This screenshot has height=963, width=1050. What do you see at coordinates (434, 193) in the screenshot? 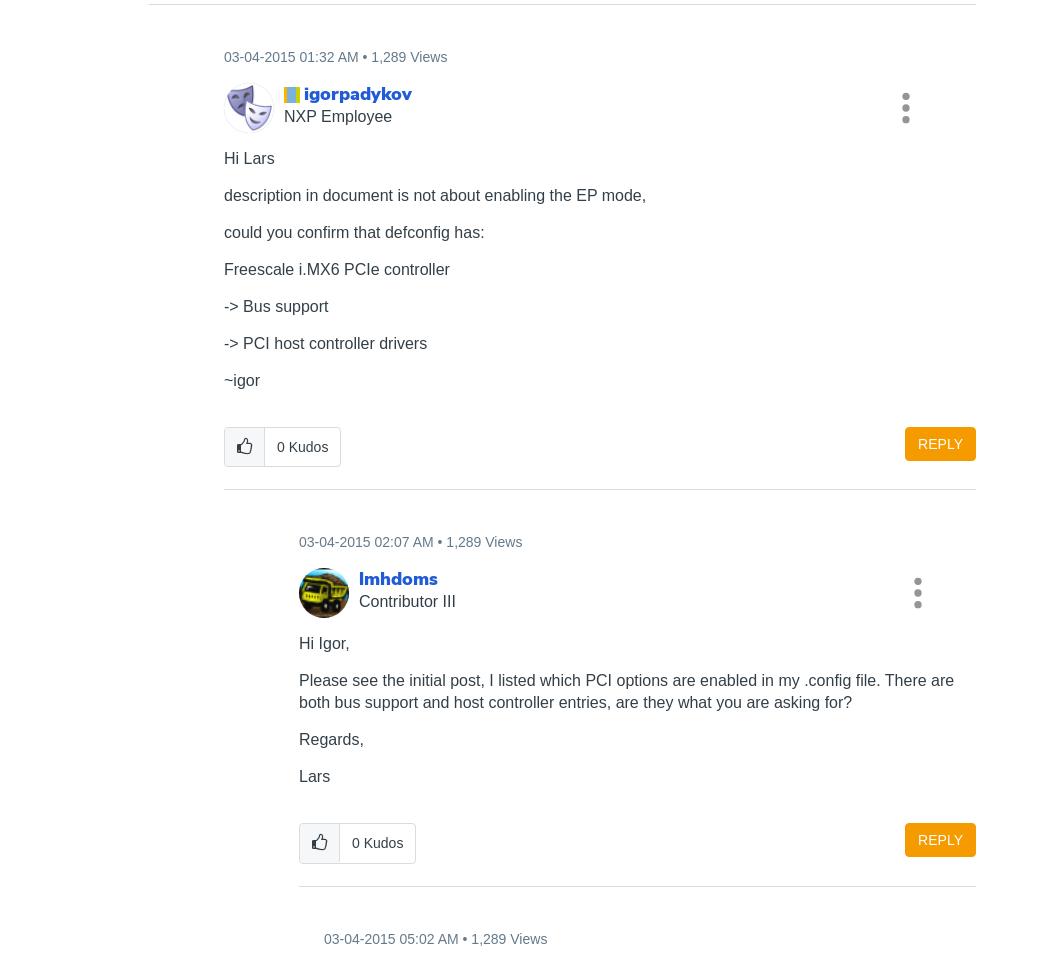
I see `'description in document is not about enabling the EP mode,'` at bounding box center [434, 193].